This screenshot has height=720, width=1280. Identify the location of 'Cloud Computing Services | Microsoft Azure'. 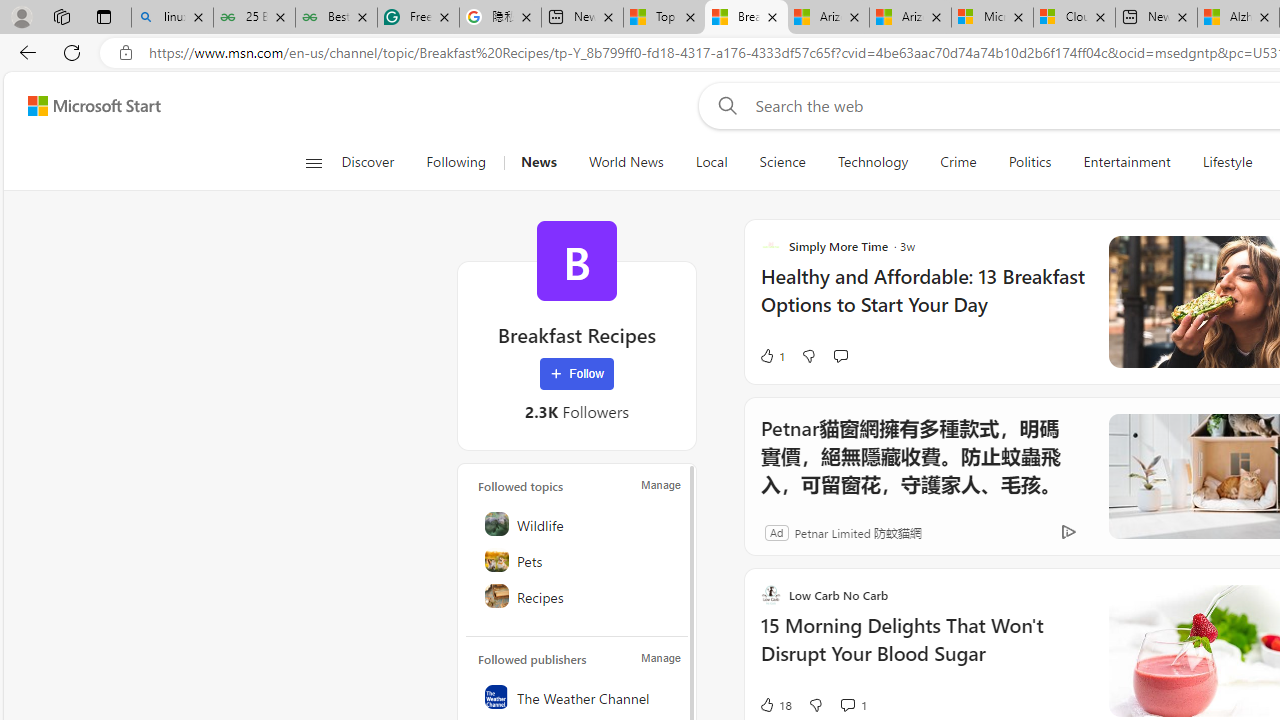
(1073, 17).